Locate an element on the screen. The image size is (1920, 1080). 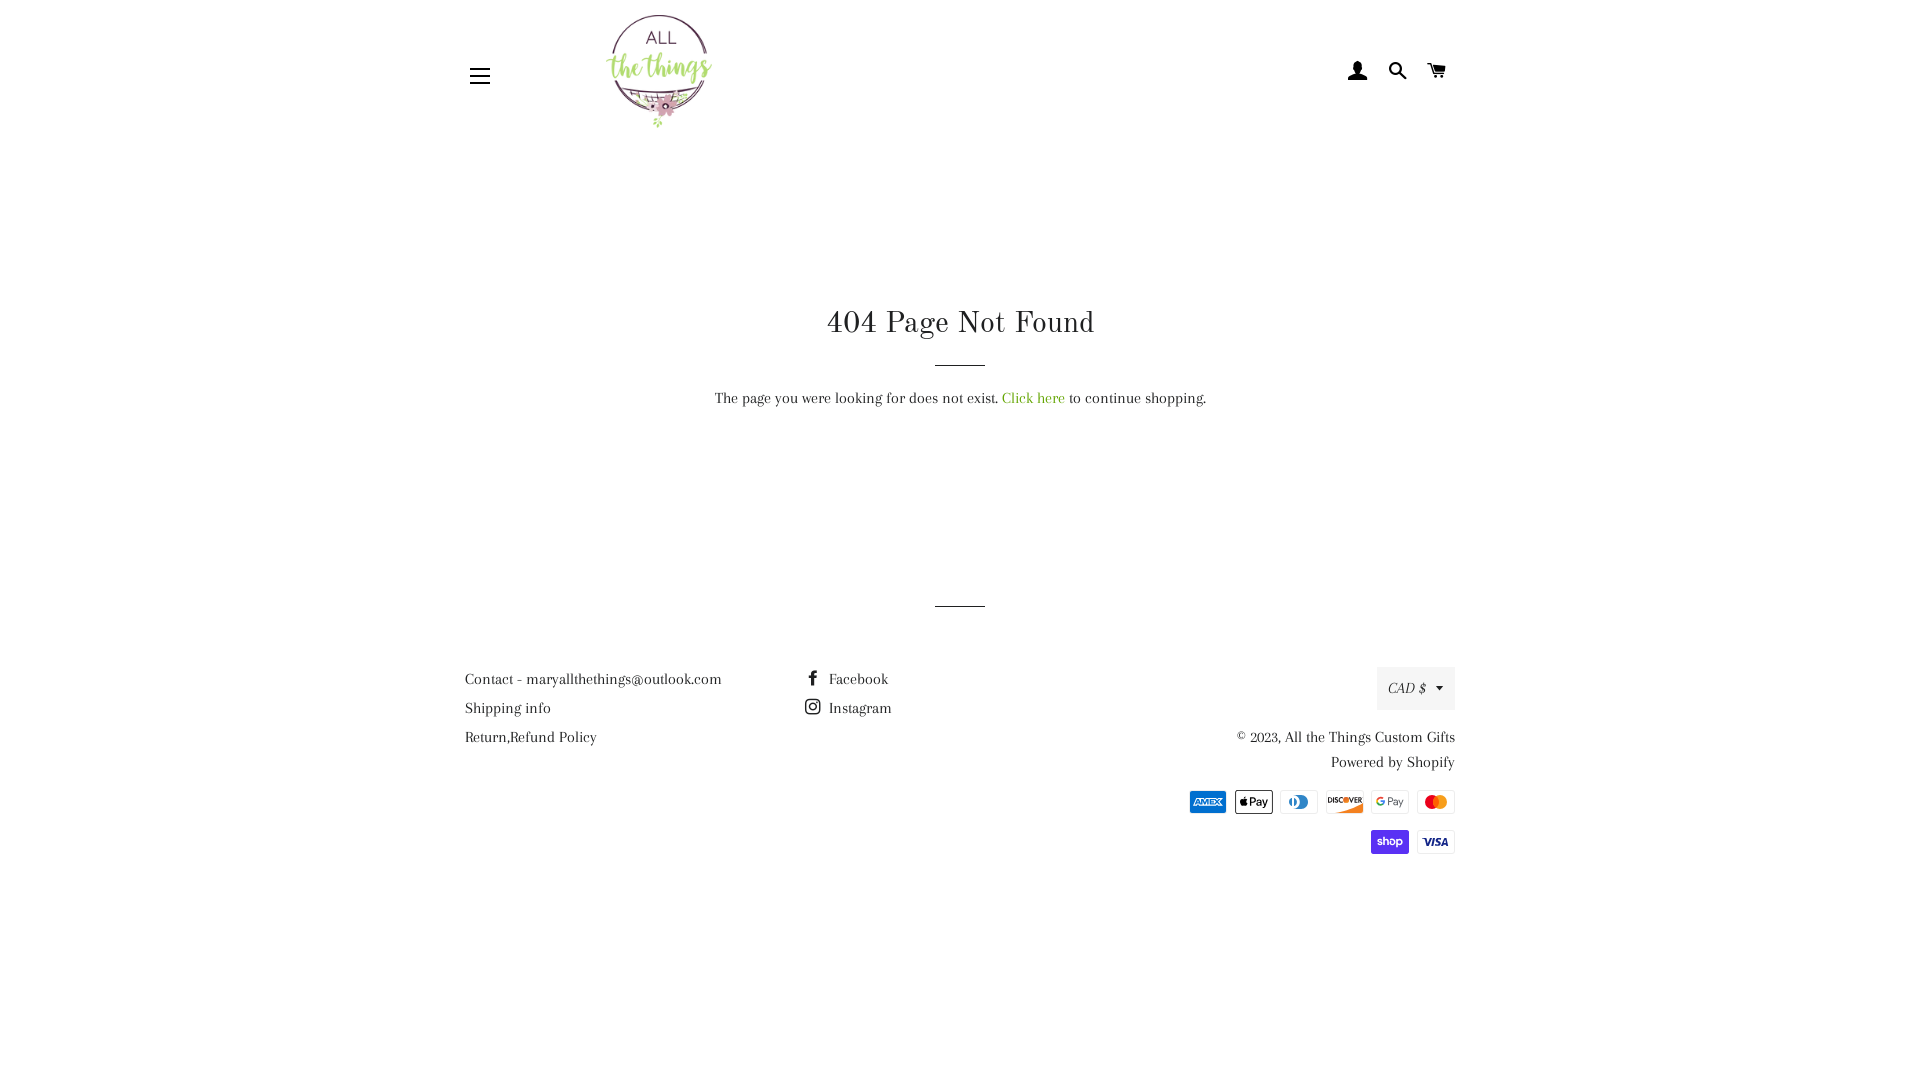
'SEARCH' is located at coordinates (1396, 69).